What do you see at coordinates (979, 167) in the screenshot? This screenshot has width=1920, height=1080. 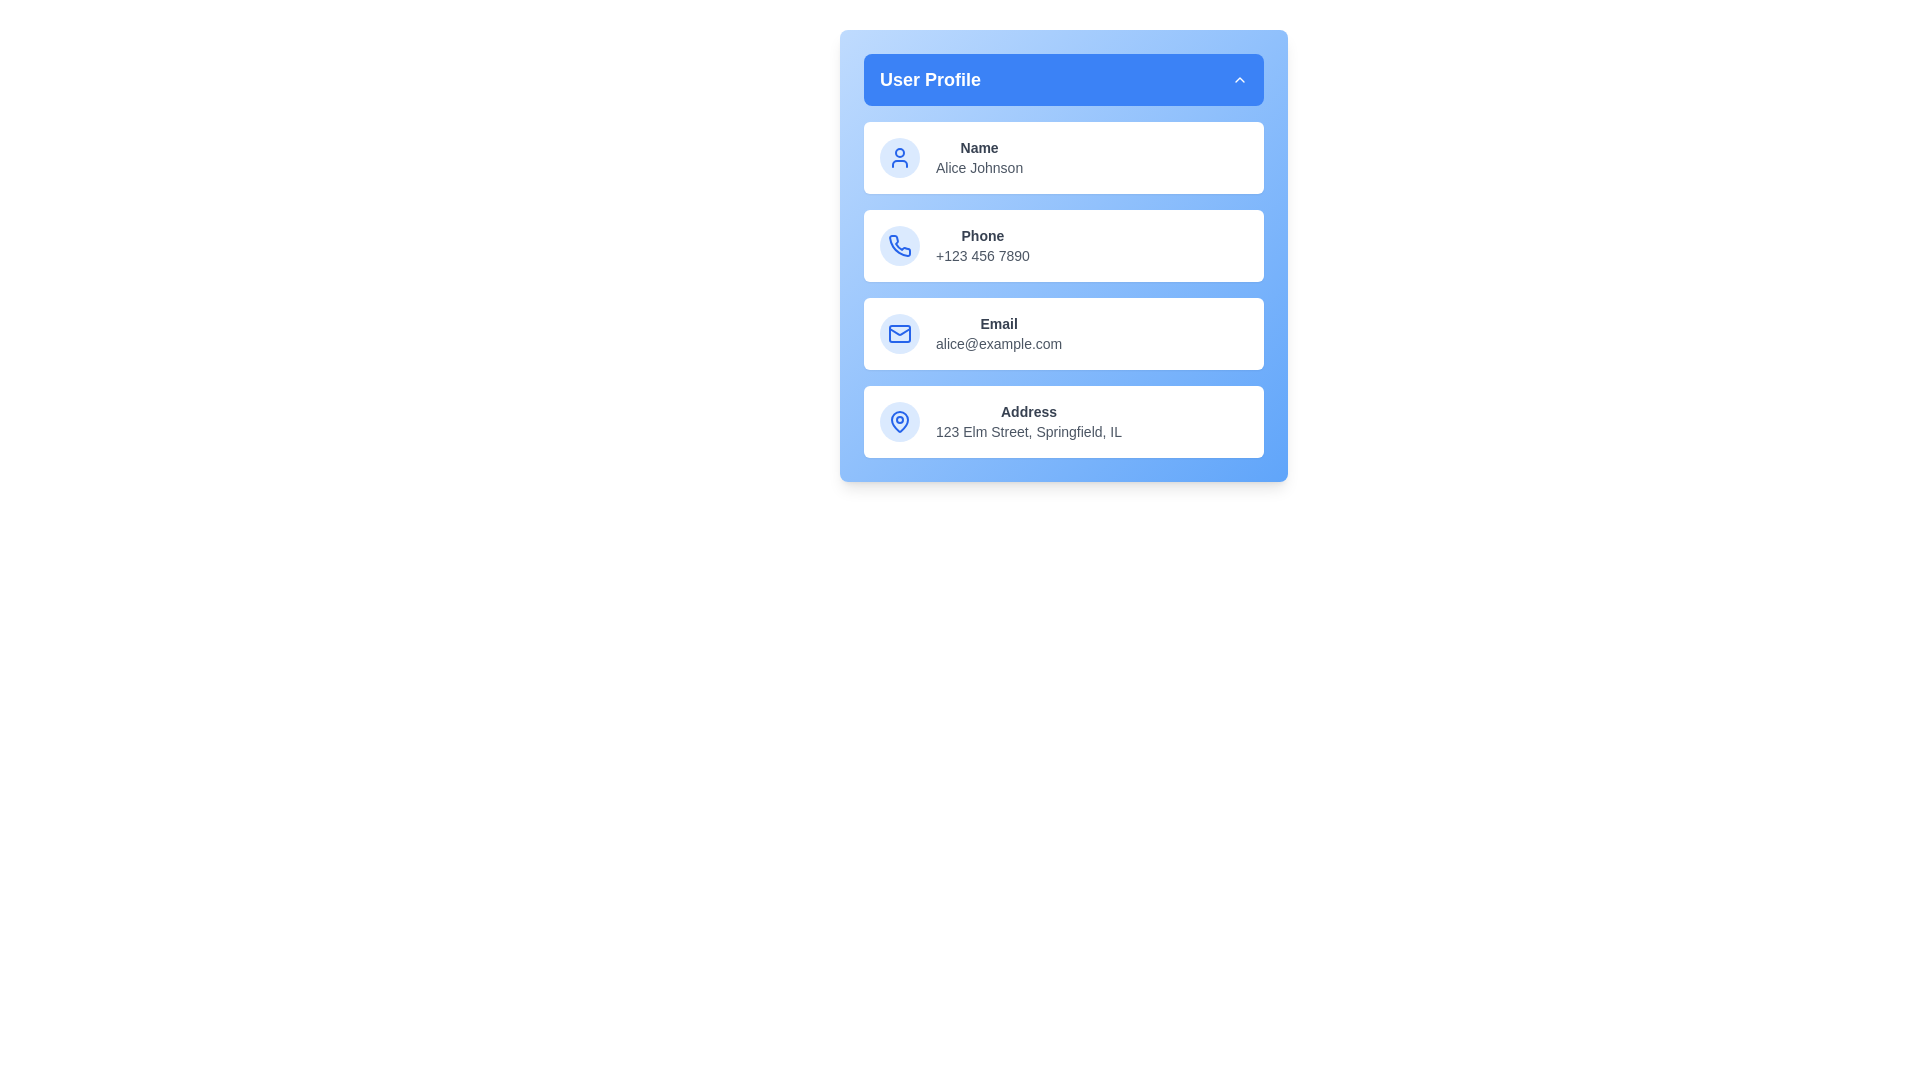 I see `the text 'Alice Johnson' displayed in gray color under the label 'Name' within the user profile card` at bounding box center [979, 167].